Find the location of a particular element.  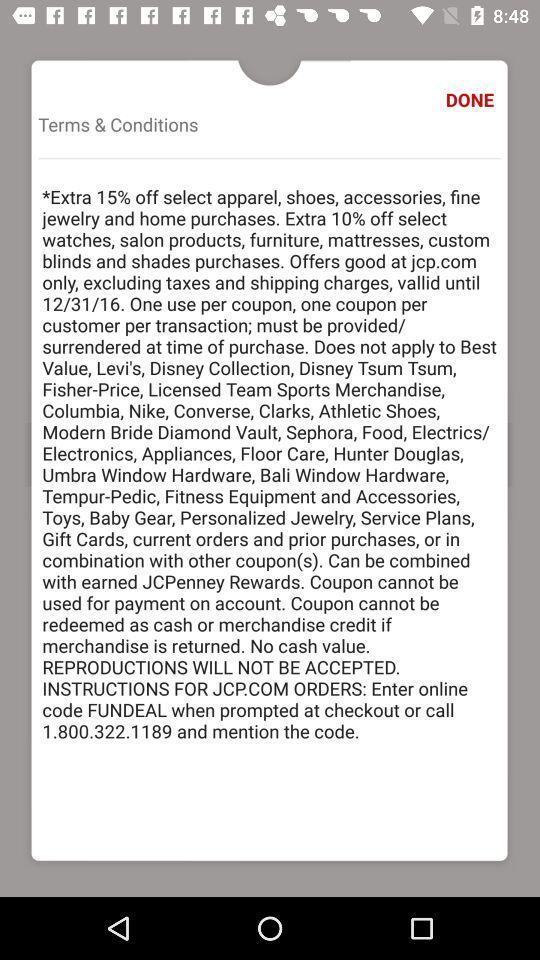

done is located at coordinates (472, 99).